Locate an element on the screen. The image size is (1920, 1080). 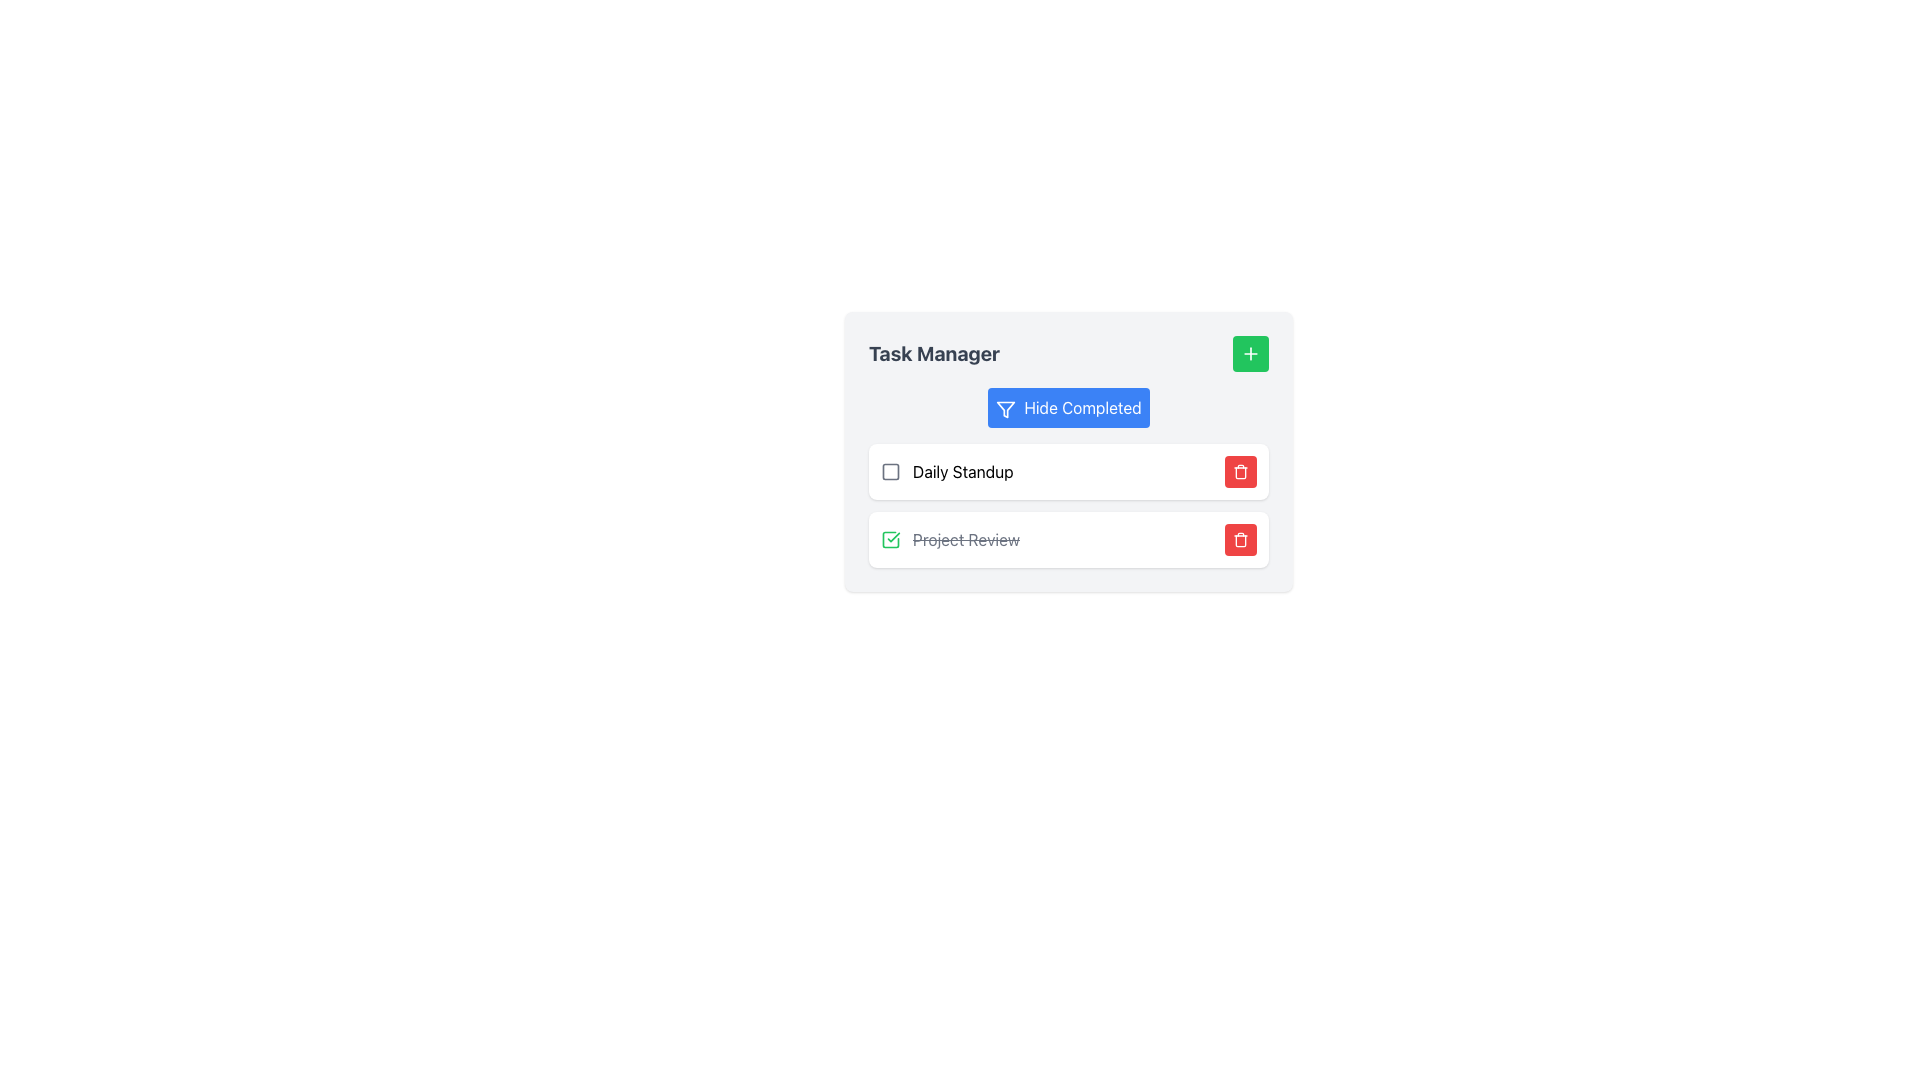
the text label of the first task item in the task manager to focus on it is located at coordinates (946, 471).